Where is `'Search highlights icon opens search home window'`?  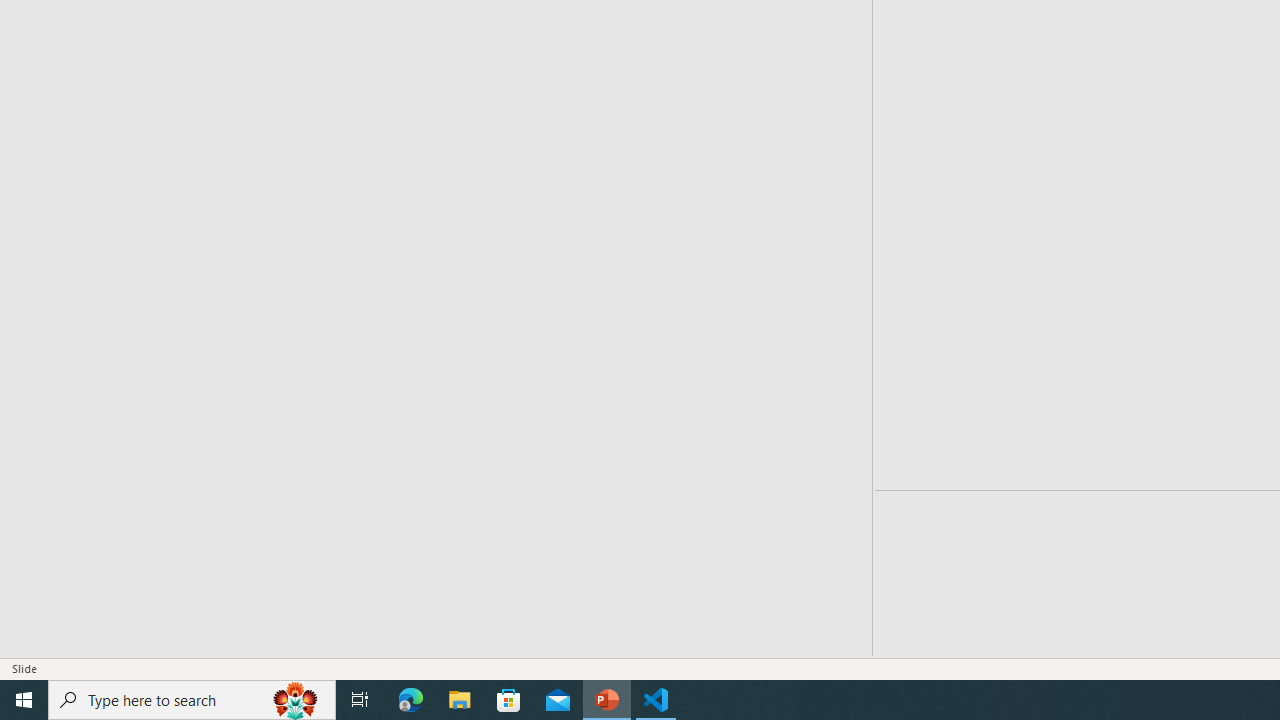 'Search highlights icon opens search home window' is located at coordinates (294, 698).